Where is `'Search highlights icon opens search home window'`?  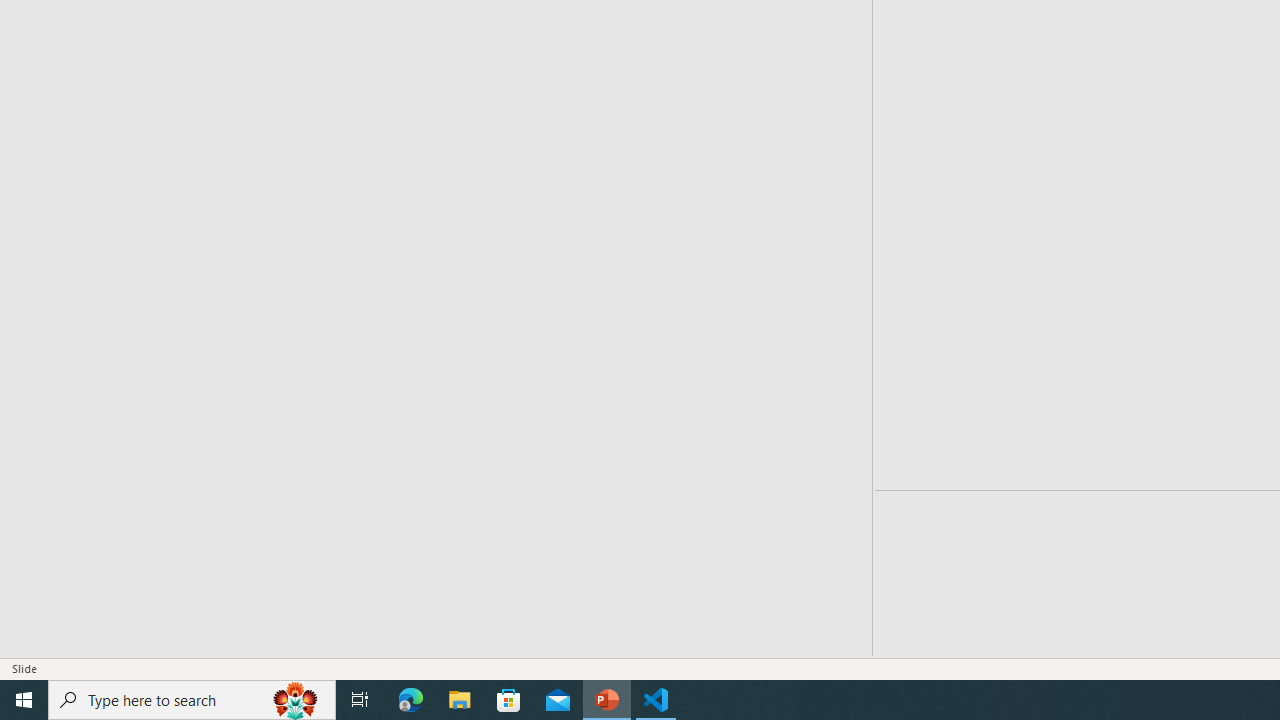 'Search highlights icon opens search home window' is located at coordinates (294, 698).